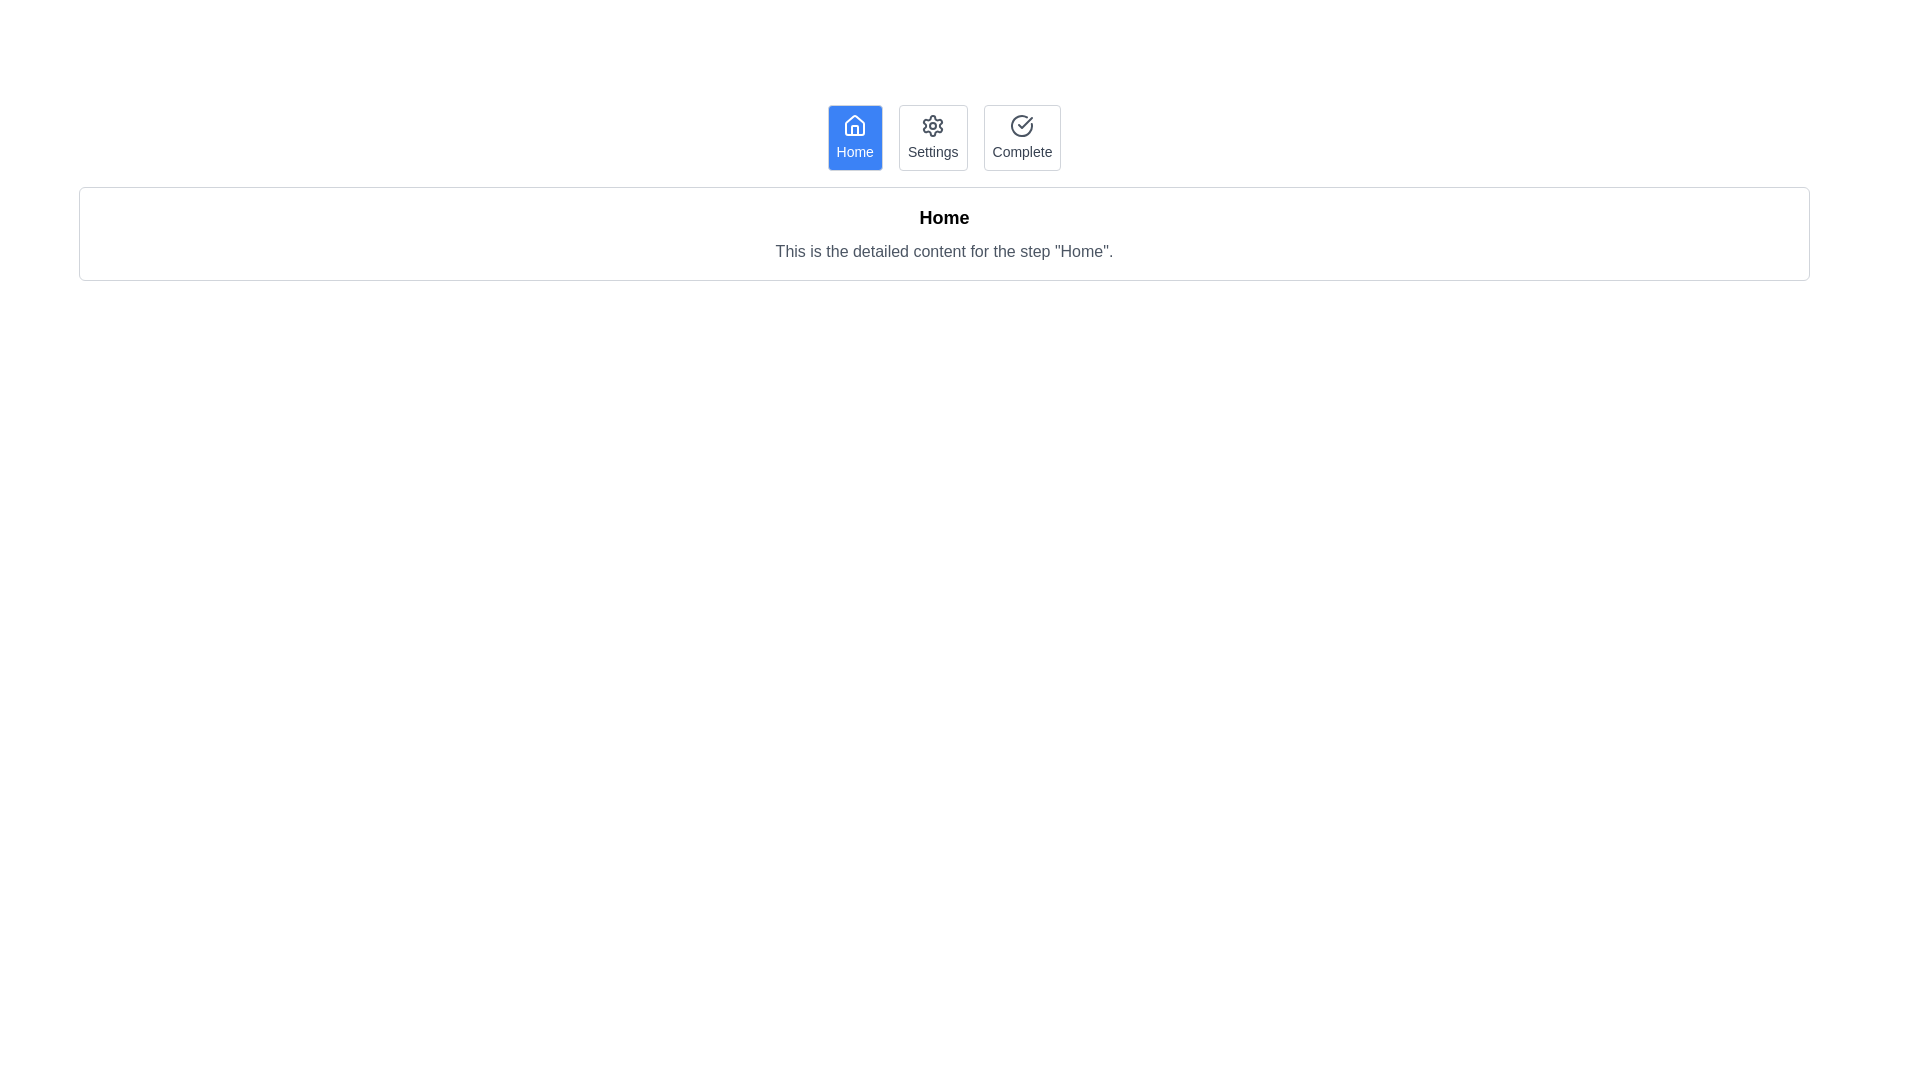 The height and width of the screenshot is (1080, 1920). I want to click on the button labeled 'Complete', which is the third button in a horizontal group of three buttons, positioned to the right of the 'Settings' button and to the far right of the 'Home' button, so click(1022, 137).